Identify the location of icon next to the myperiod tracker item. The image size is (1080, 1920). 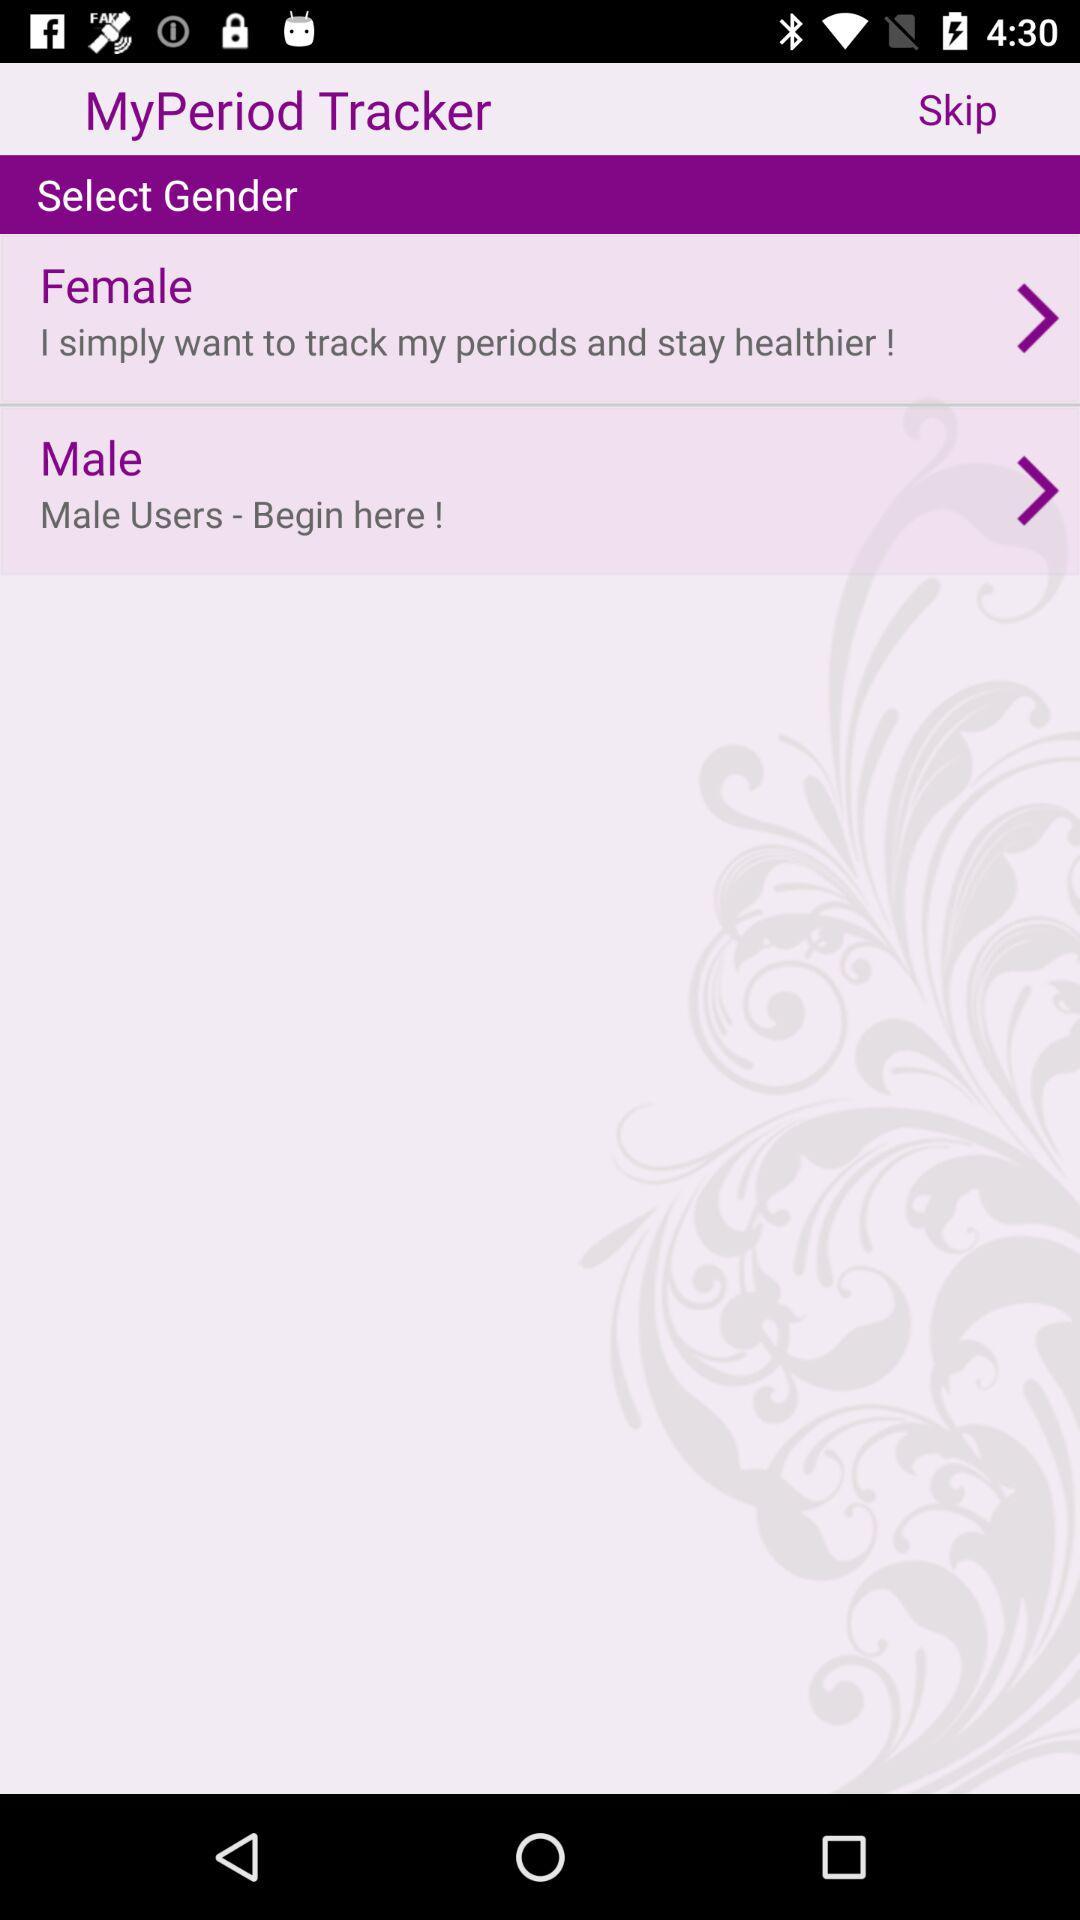
(999, 108).